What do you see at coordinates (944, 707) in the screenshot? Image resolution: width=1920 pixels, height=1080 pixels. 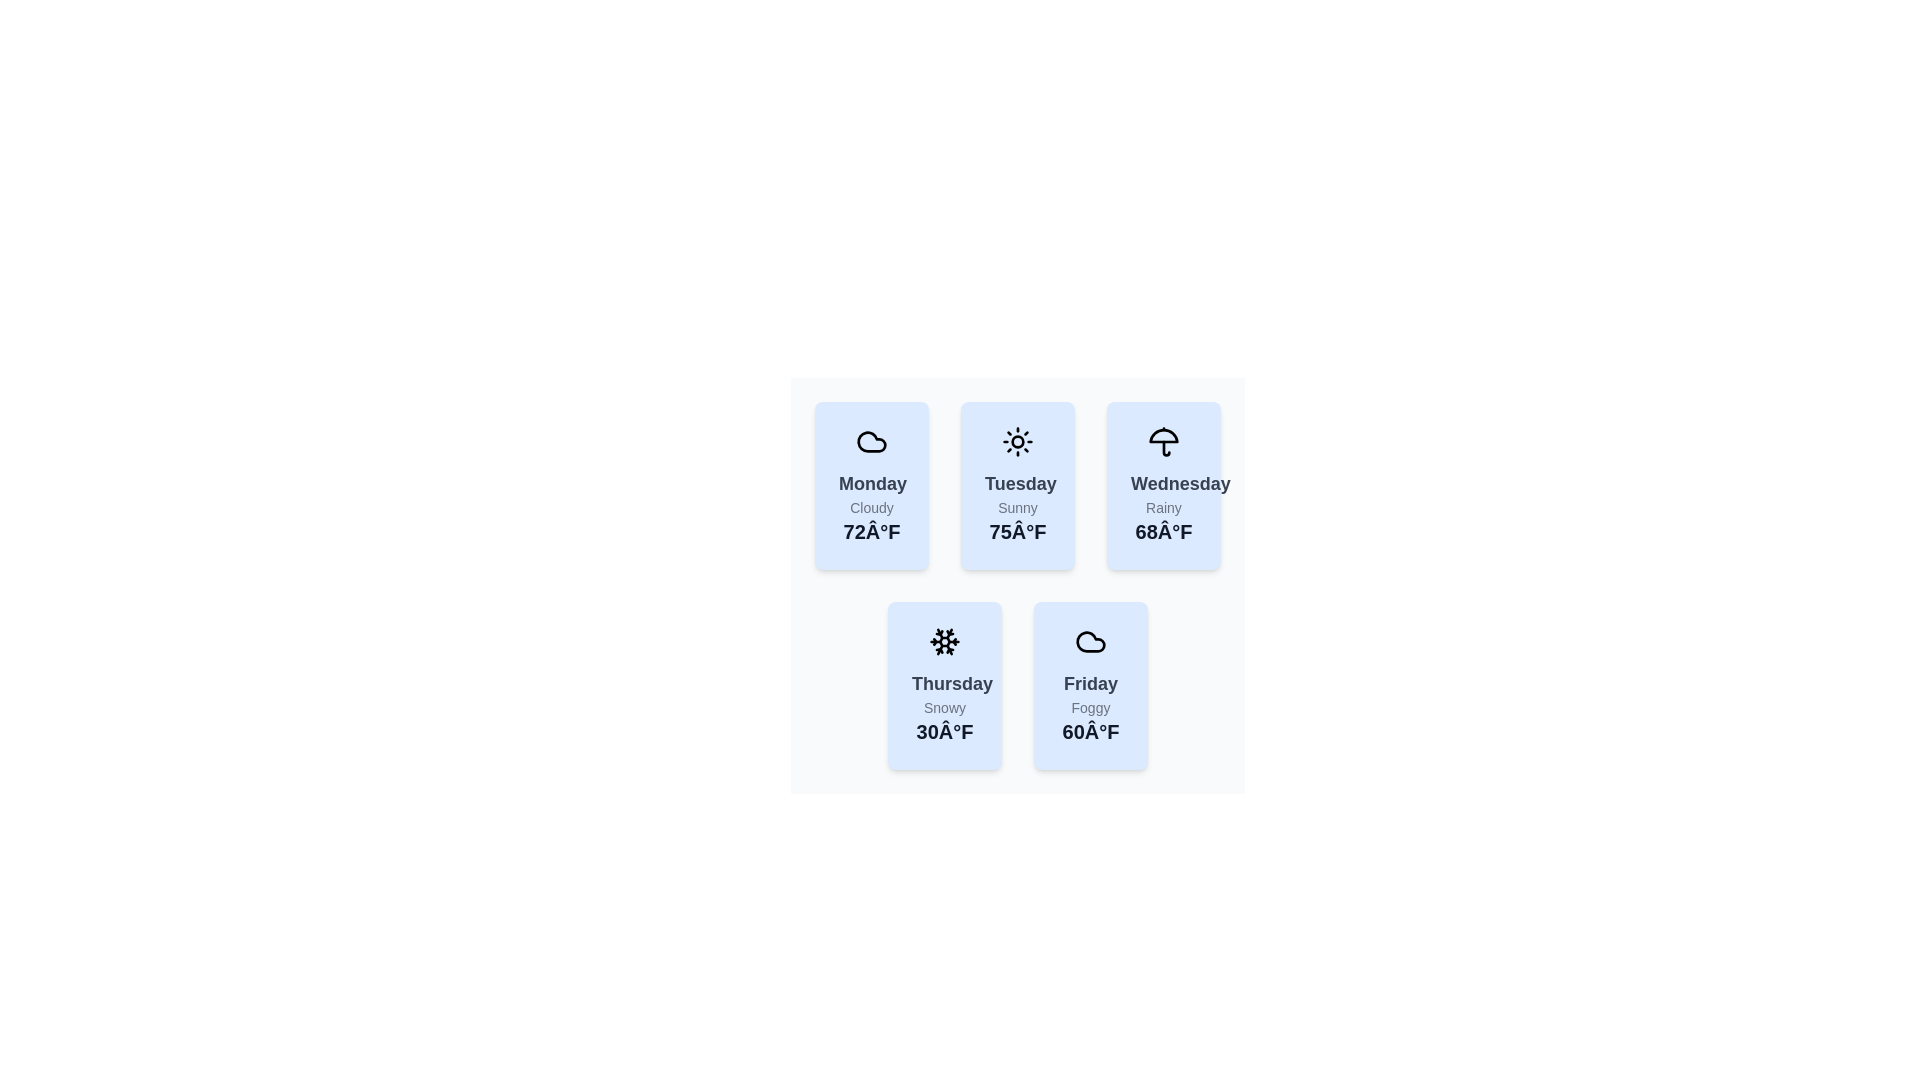 I see `descriptive text indicating the weather condition ('Snowy') for the day ('Thursday'), which is positioned in the center-left area of the card labeled 'Thursday'` at bounding box center [944, 707].